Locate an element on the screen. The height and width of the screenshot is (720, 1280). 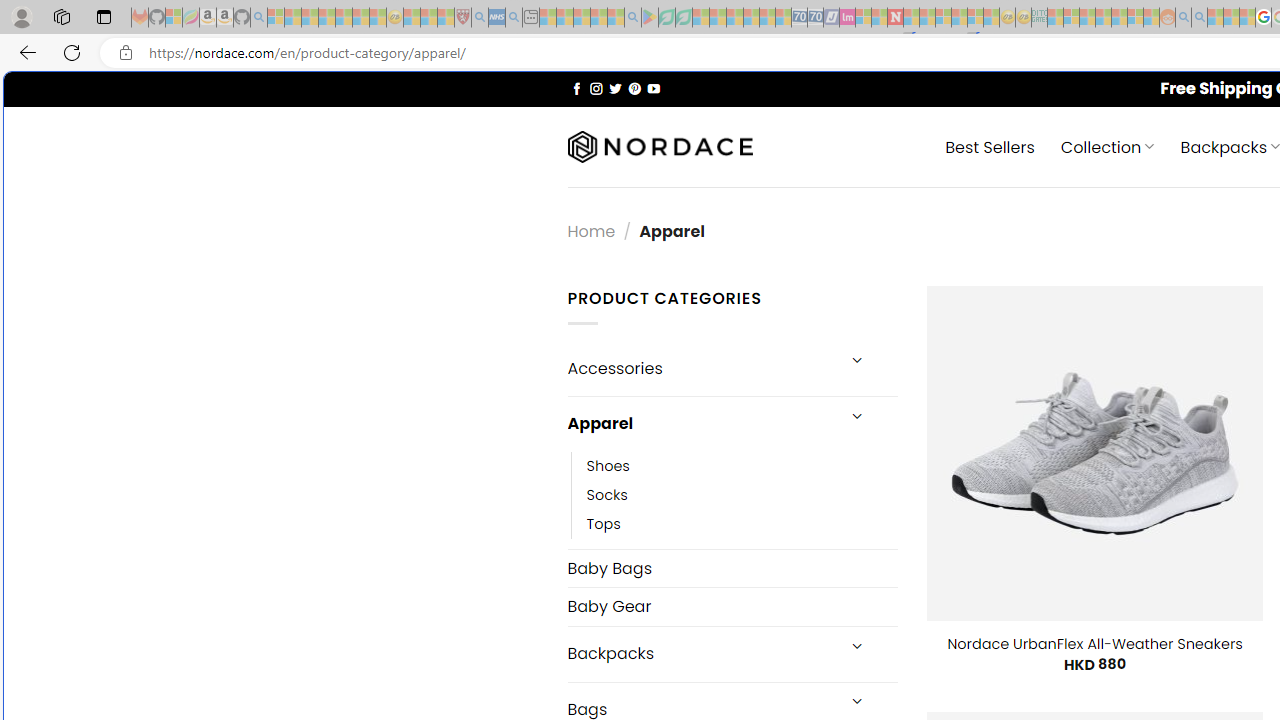
'DITOGAMES AG Imprint - Sleeping' is located at coordinates (1039, 17).